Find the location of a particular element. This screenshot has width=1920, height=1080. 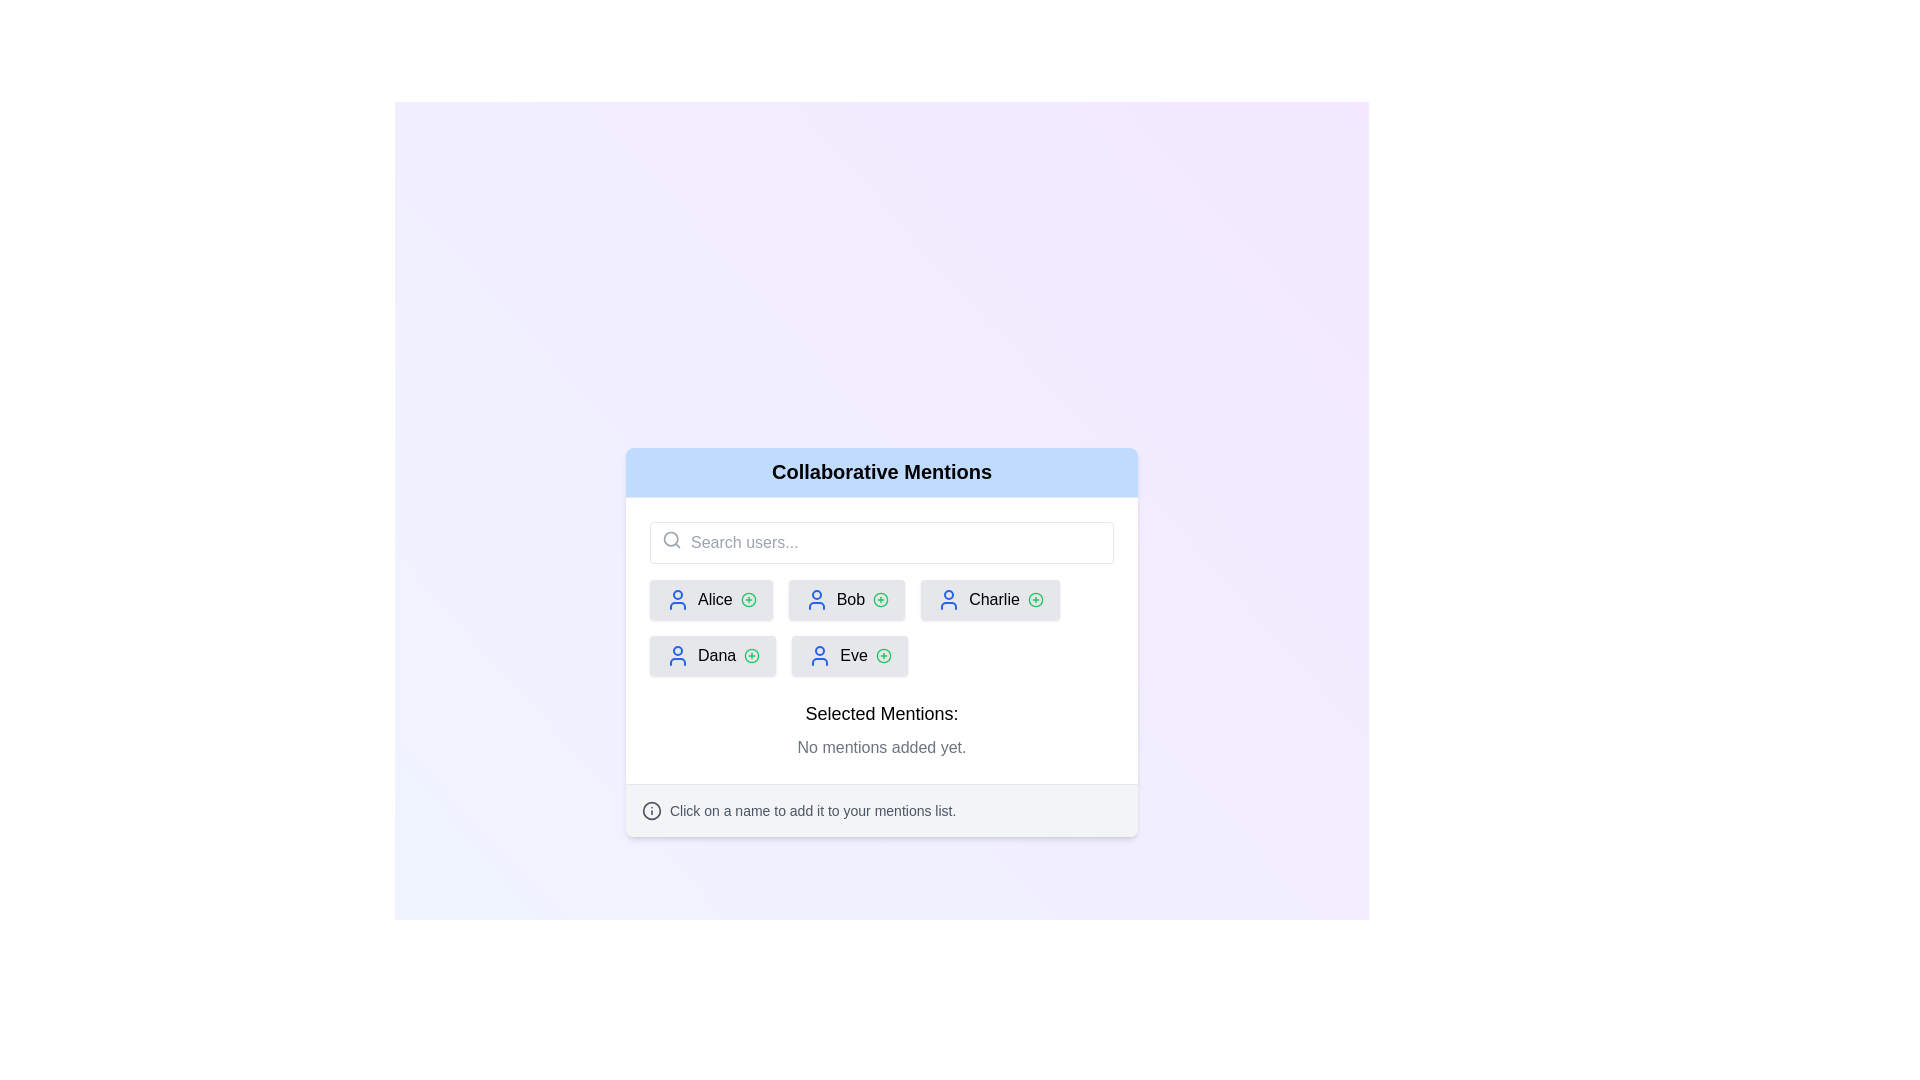

the 'Alice' button is located at coordinates (711, 598).